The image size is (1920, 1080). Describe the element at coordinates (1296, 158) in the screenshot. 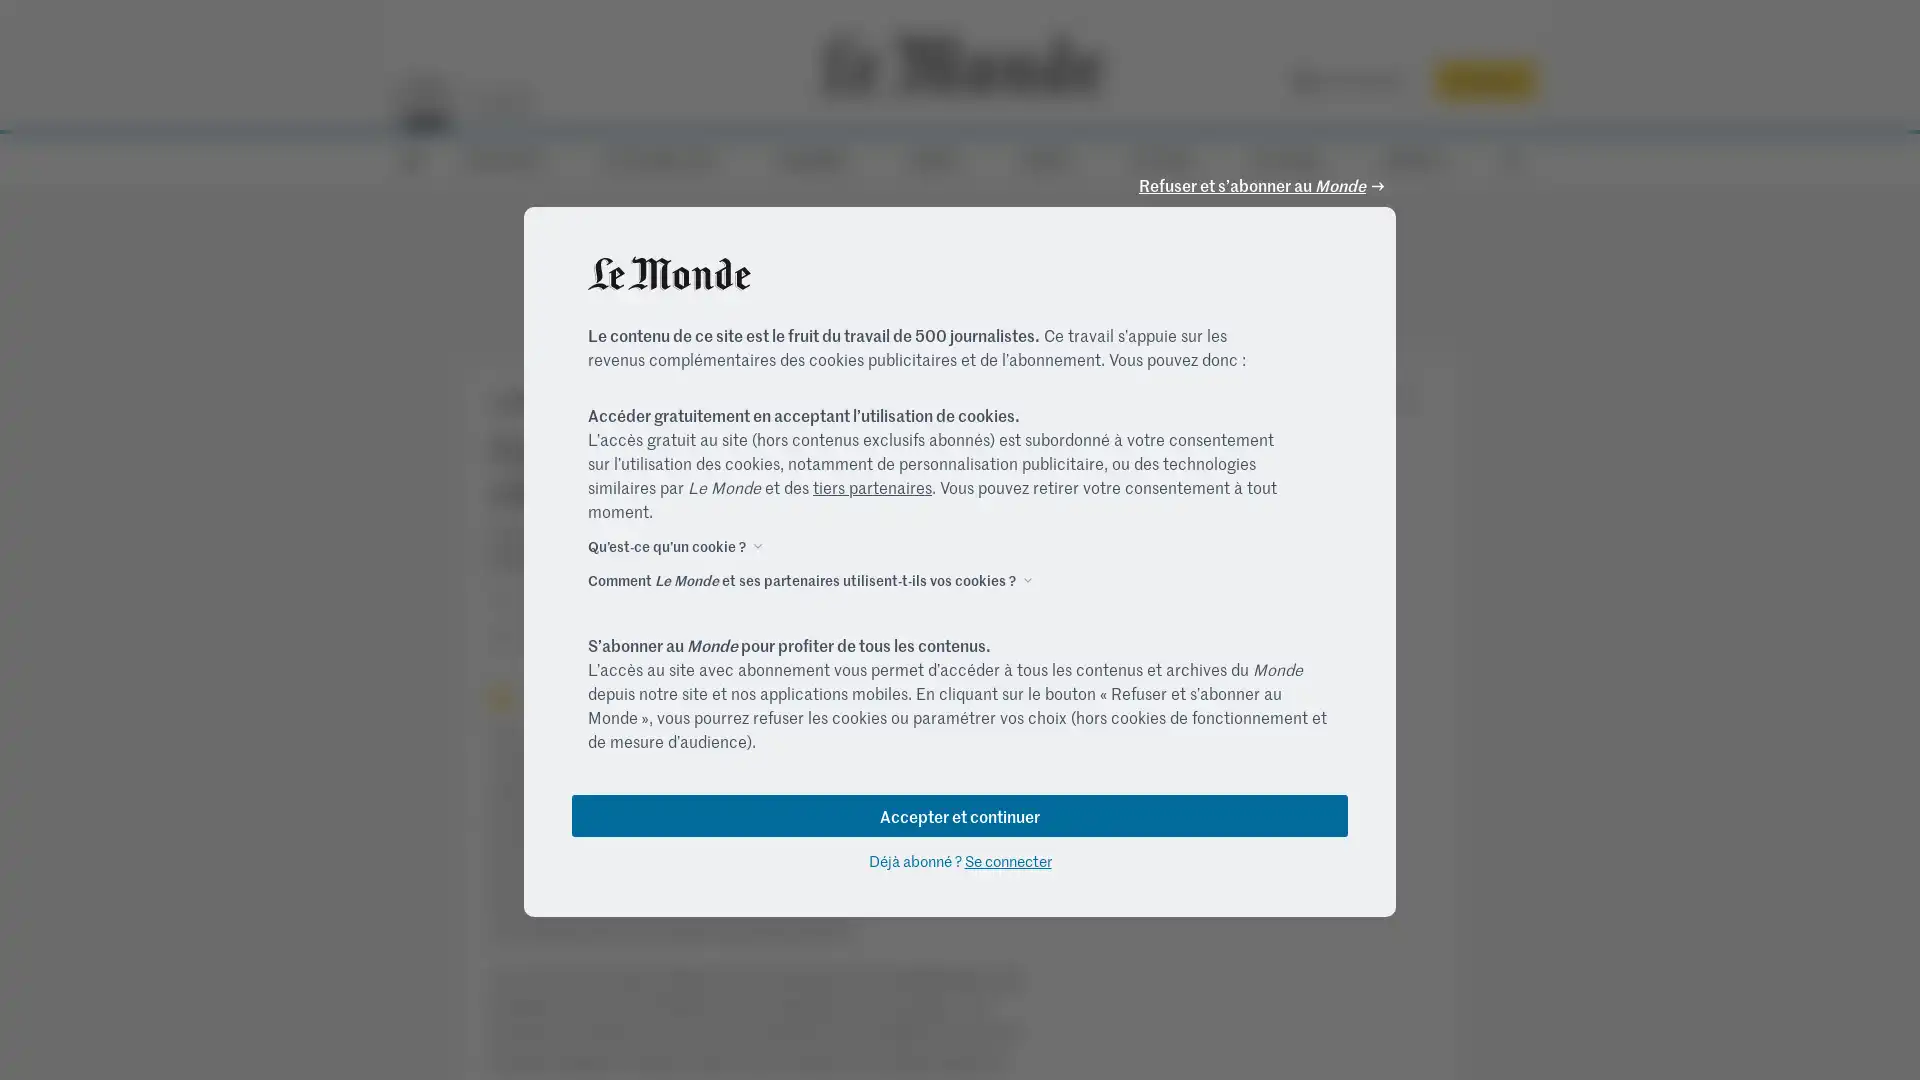

I see `M LE MAG` at that location.